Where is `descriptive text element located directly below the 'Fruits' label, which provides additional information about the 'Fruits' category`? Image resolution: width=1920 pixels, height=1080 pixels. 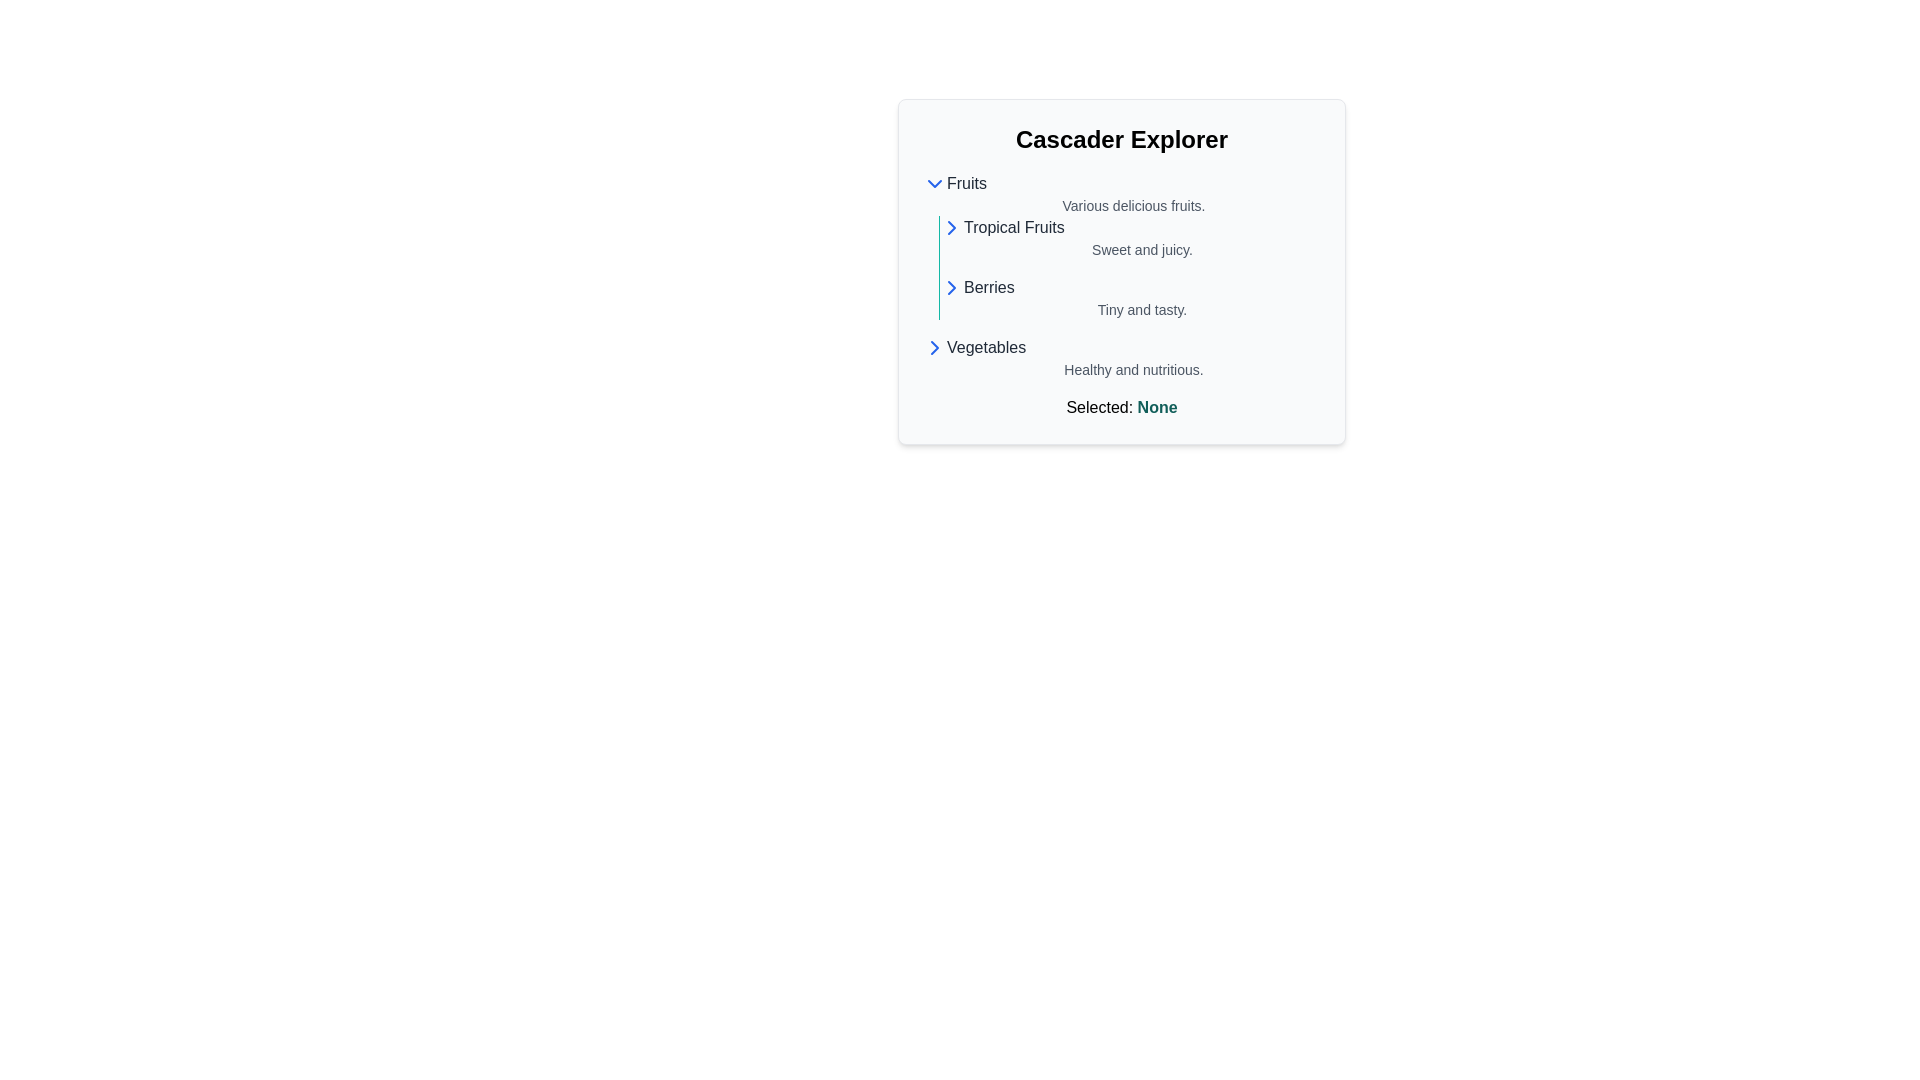
descriptive text element located directly below the 'Fruits' label, which provides additional information about the 'Fruits' category is located at coordinates (1133, 205).